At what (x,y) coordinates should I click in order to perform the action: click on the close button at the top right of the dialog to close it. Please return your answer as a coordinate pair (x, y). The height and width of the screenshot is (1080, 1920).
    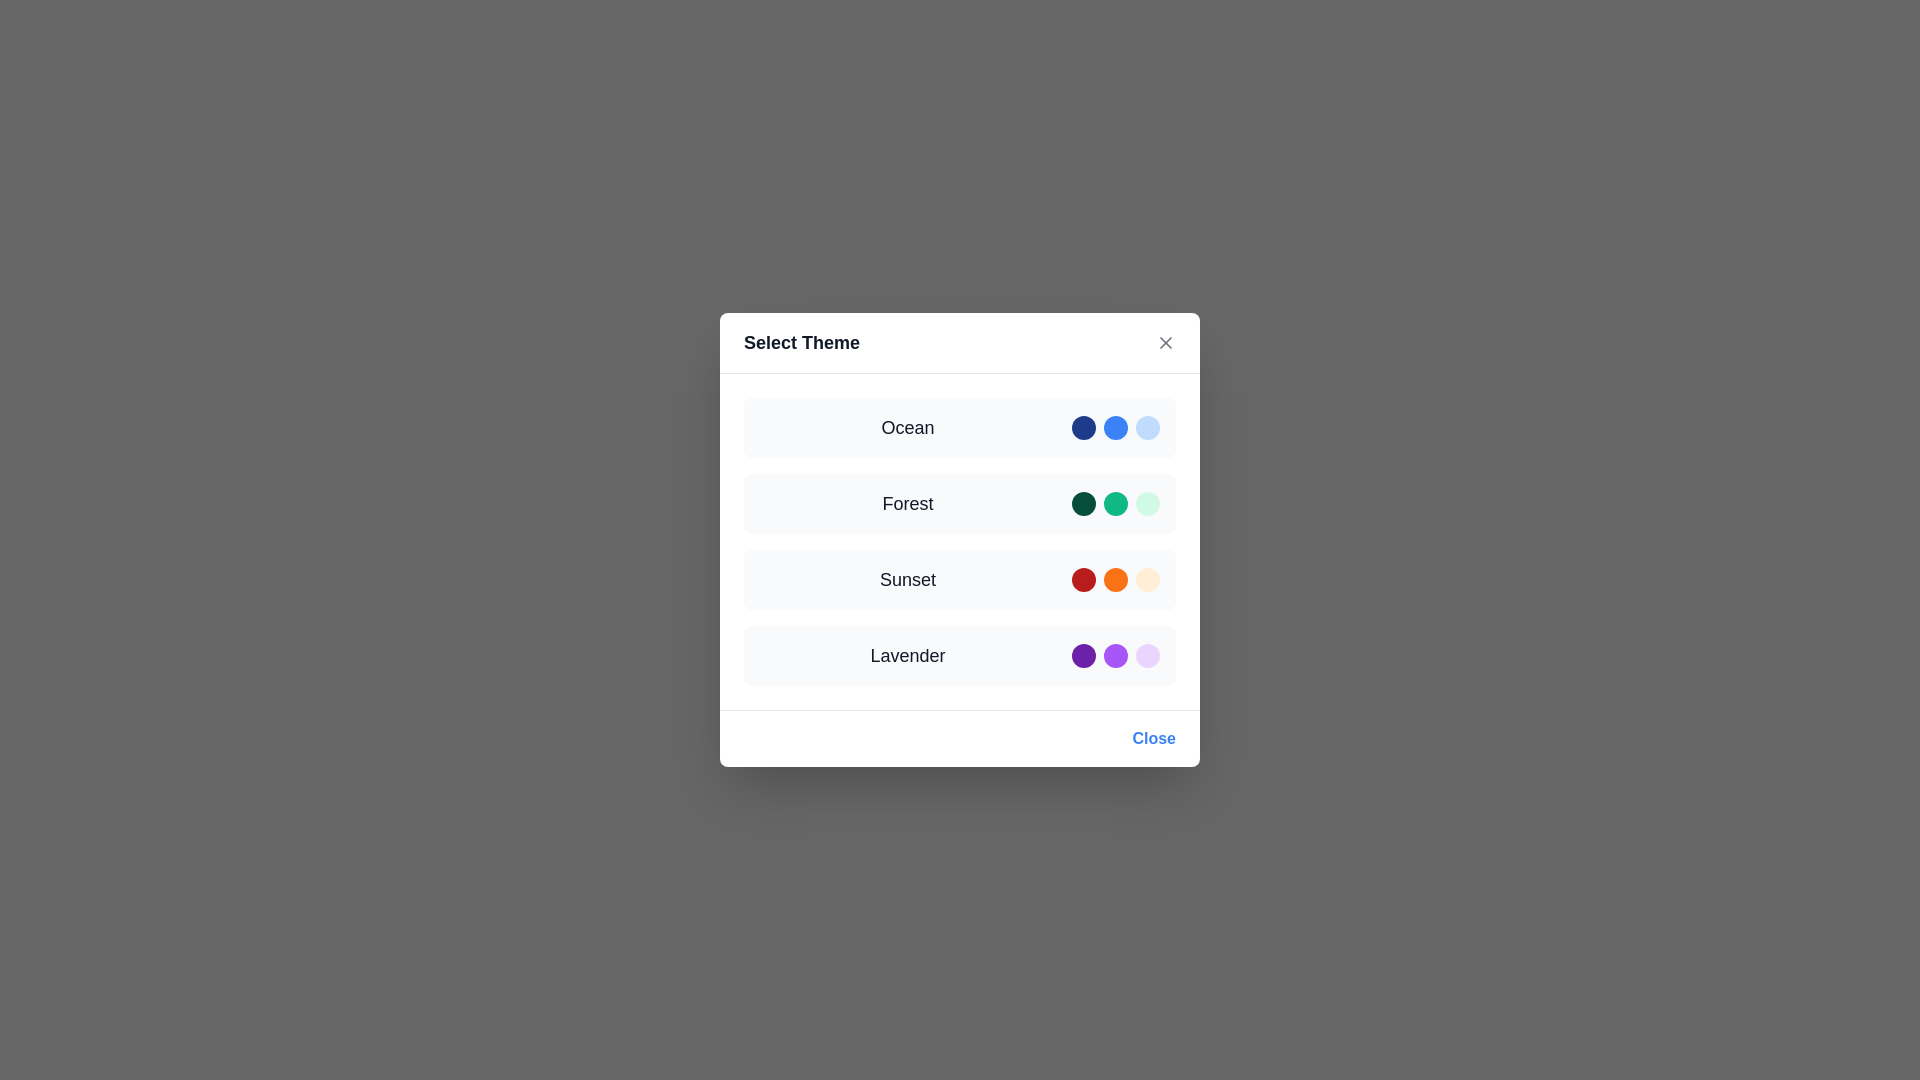
    Looking at the image, I should click on (1166, 342).